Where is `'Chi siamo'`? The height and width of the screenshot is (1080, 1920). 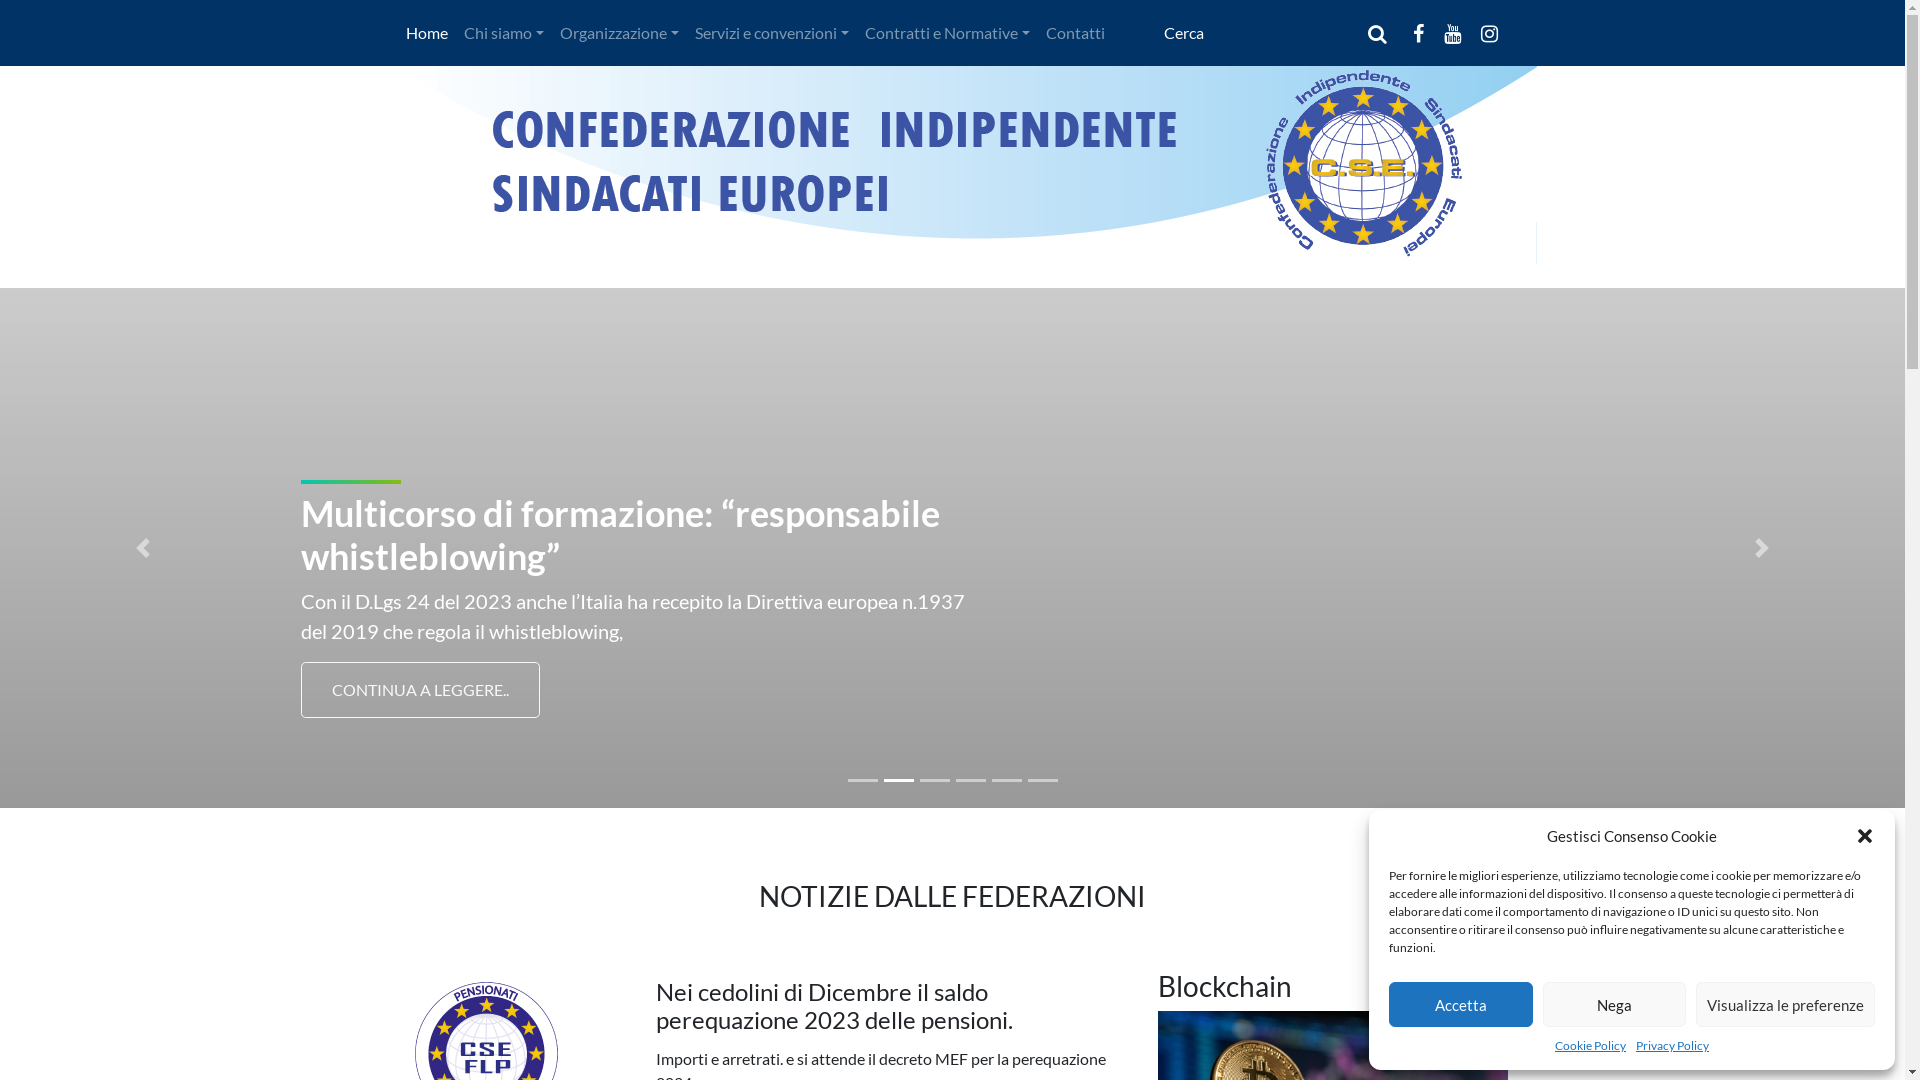
'Chi siamo' is located at coordinates (455, 33).